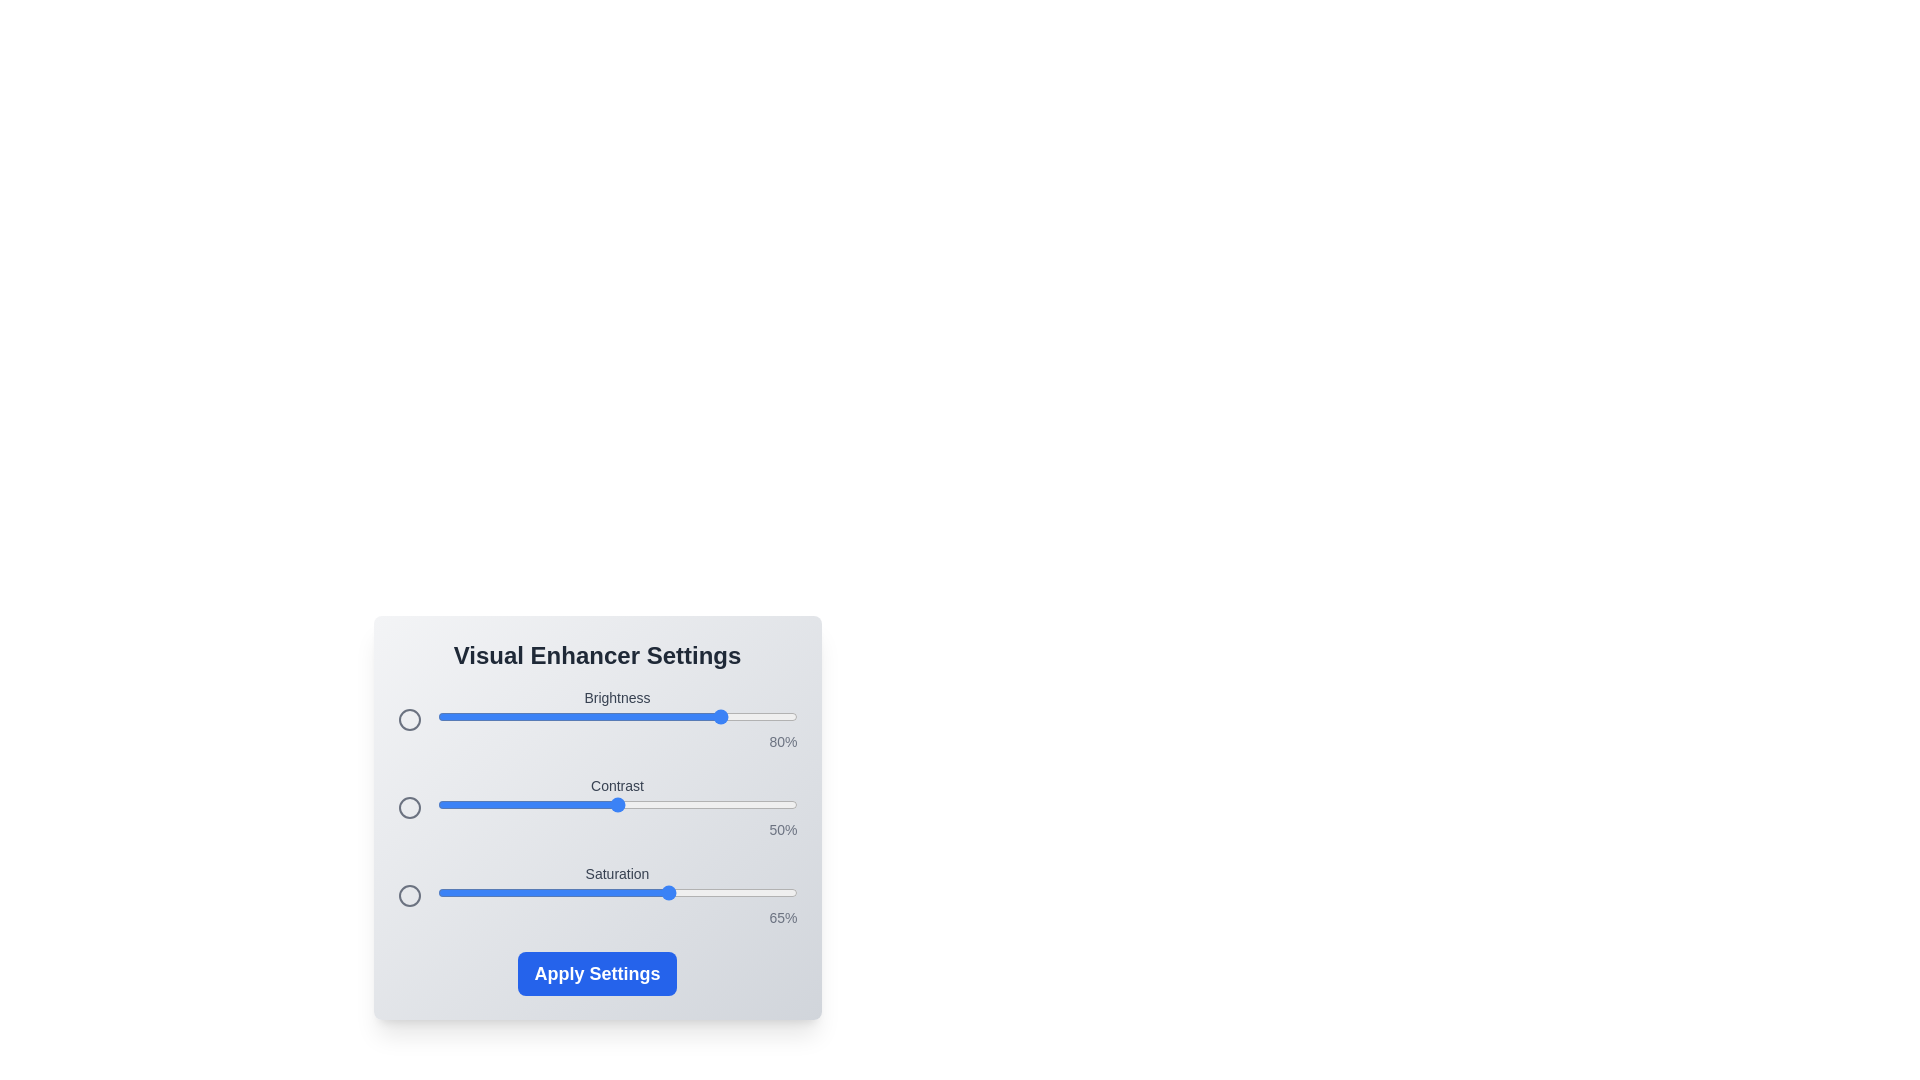 The height and width of the screenshot is (1080, 1920). Describe the element at coordinates (465, 804) in the screenshot. I see `the 1 slider to 8%` at that location.